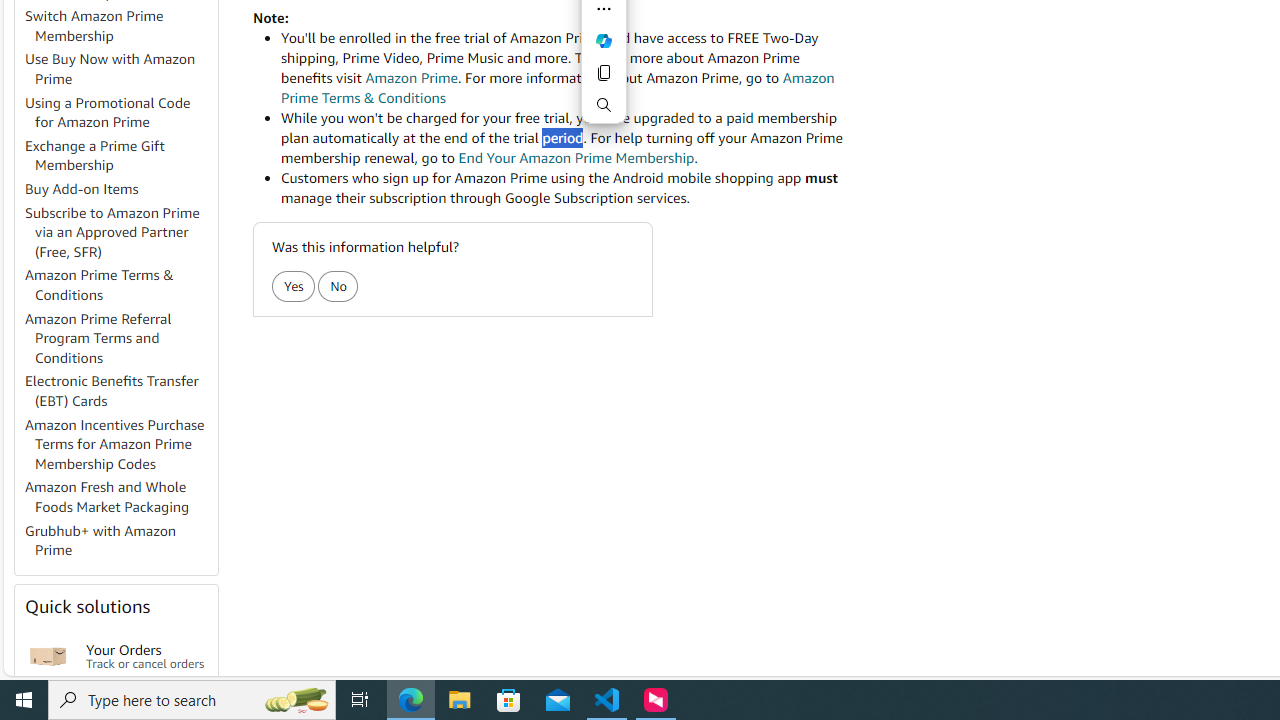 The height and width of the screenshot is (720, 1280). I want to click on 'Using a Promotional Code for Amazon Prime', so click(107, 112).